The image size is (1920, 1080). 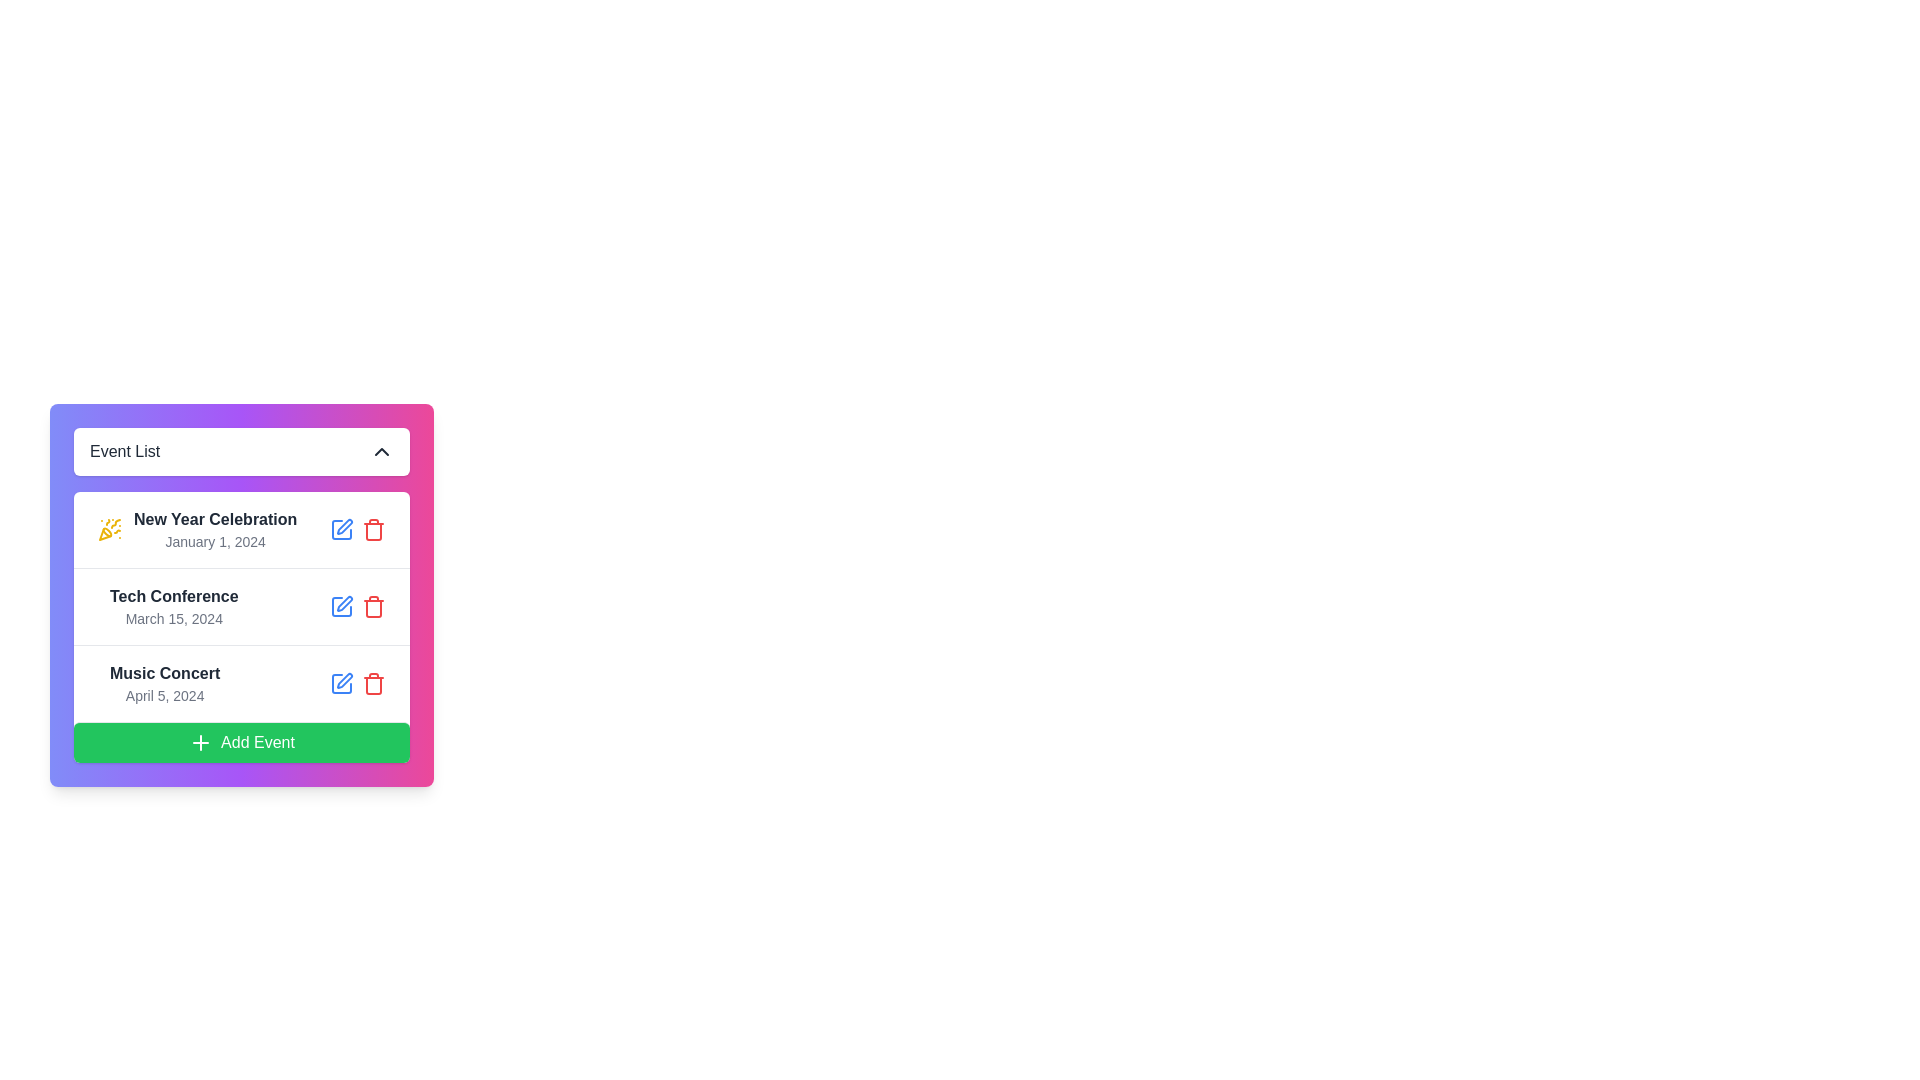 I want to click on the bold text label displaying the title 'Music Concert' to focus on it, so click(x=165, y=674).